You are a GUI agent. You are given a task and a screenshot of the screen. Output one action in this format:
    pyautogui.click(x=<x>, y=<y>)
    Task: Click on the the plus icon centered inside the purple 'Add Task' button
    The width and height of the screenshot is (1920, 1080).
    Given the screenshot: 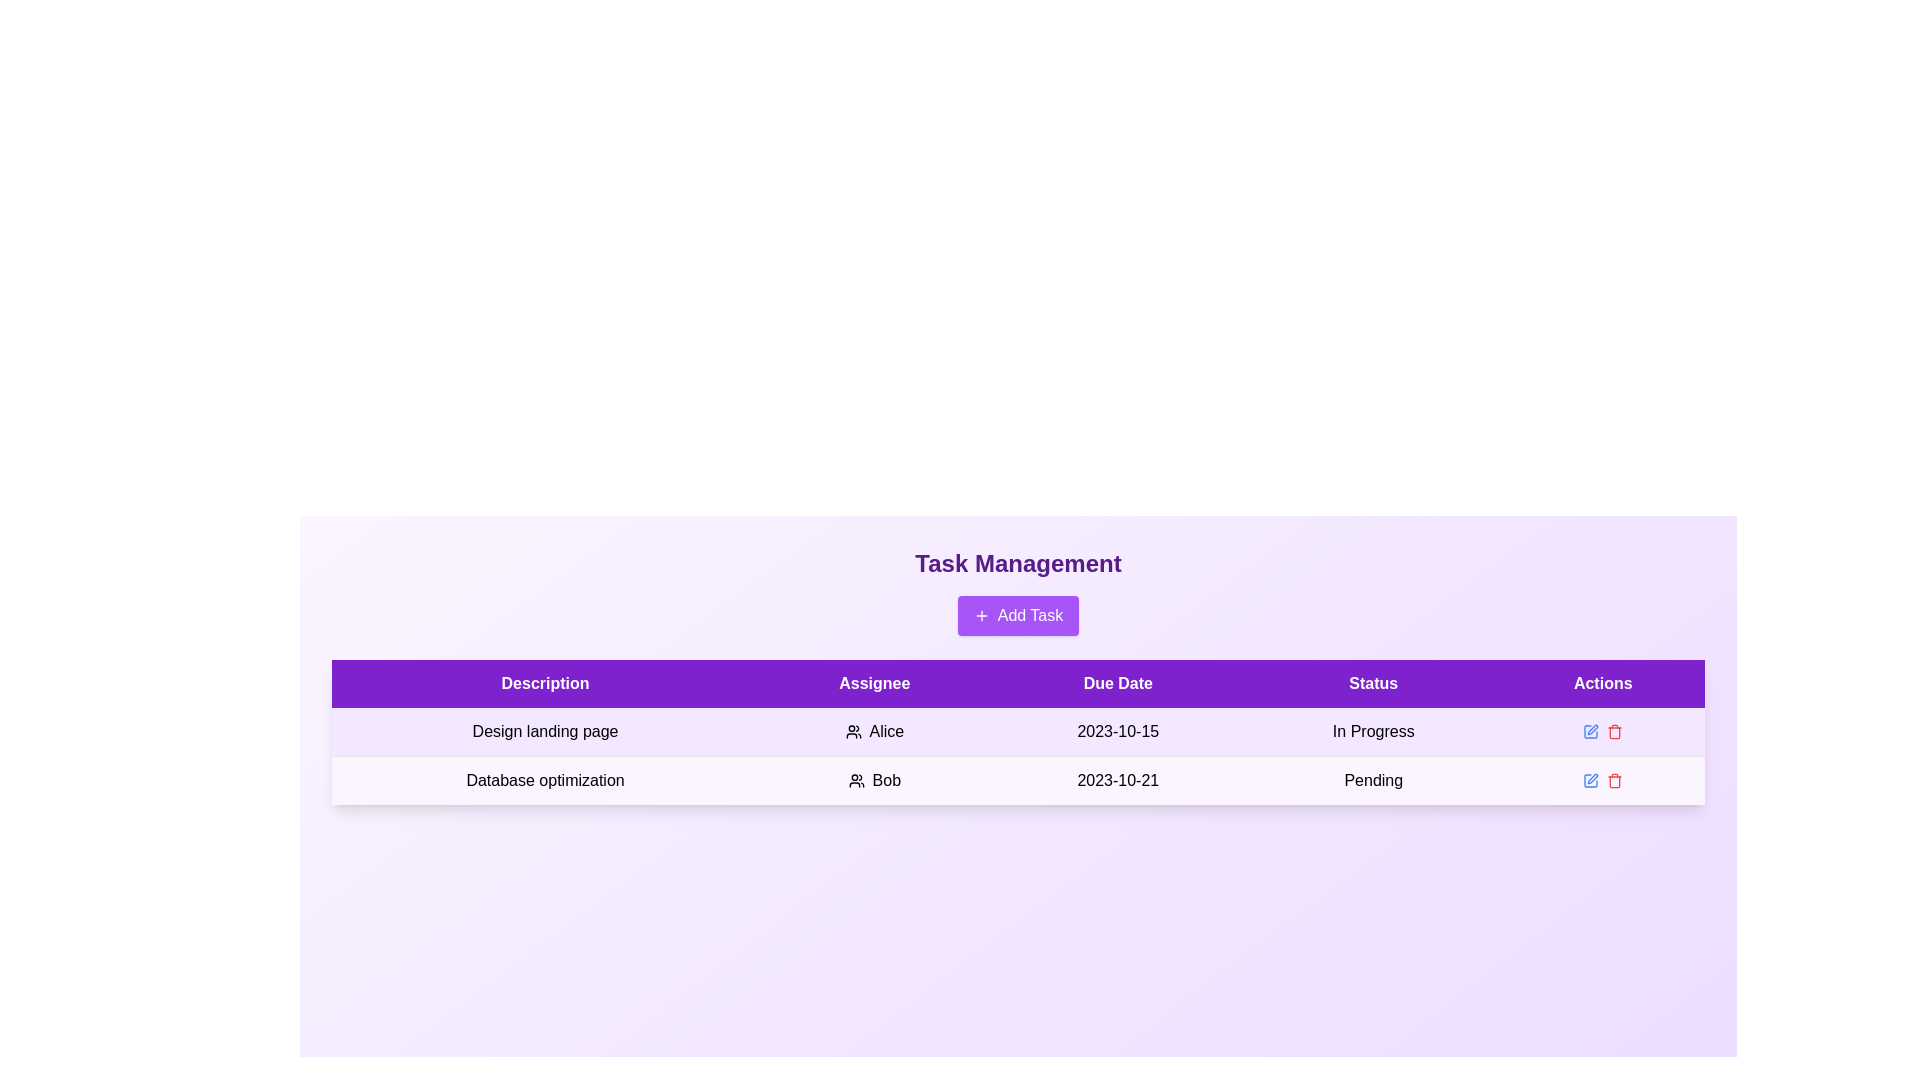 What is the action you would take?
    pyautogui.click(x=981, y=615)
    